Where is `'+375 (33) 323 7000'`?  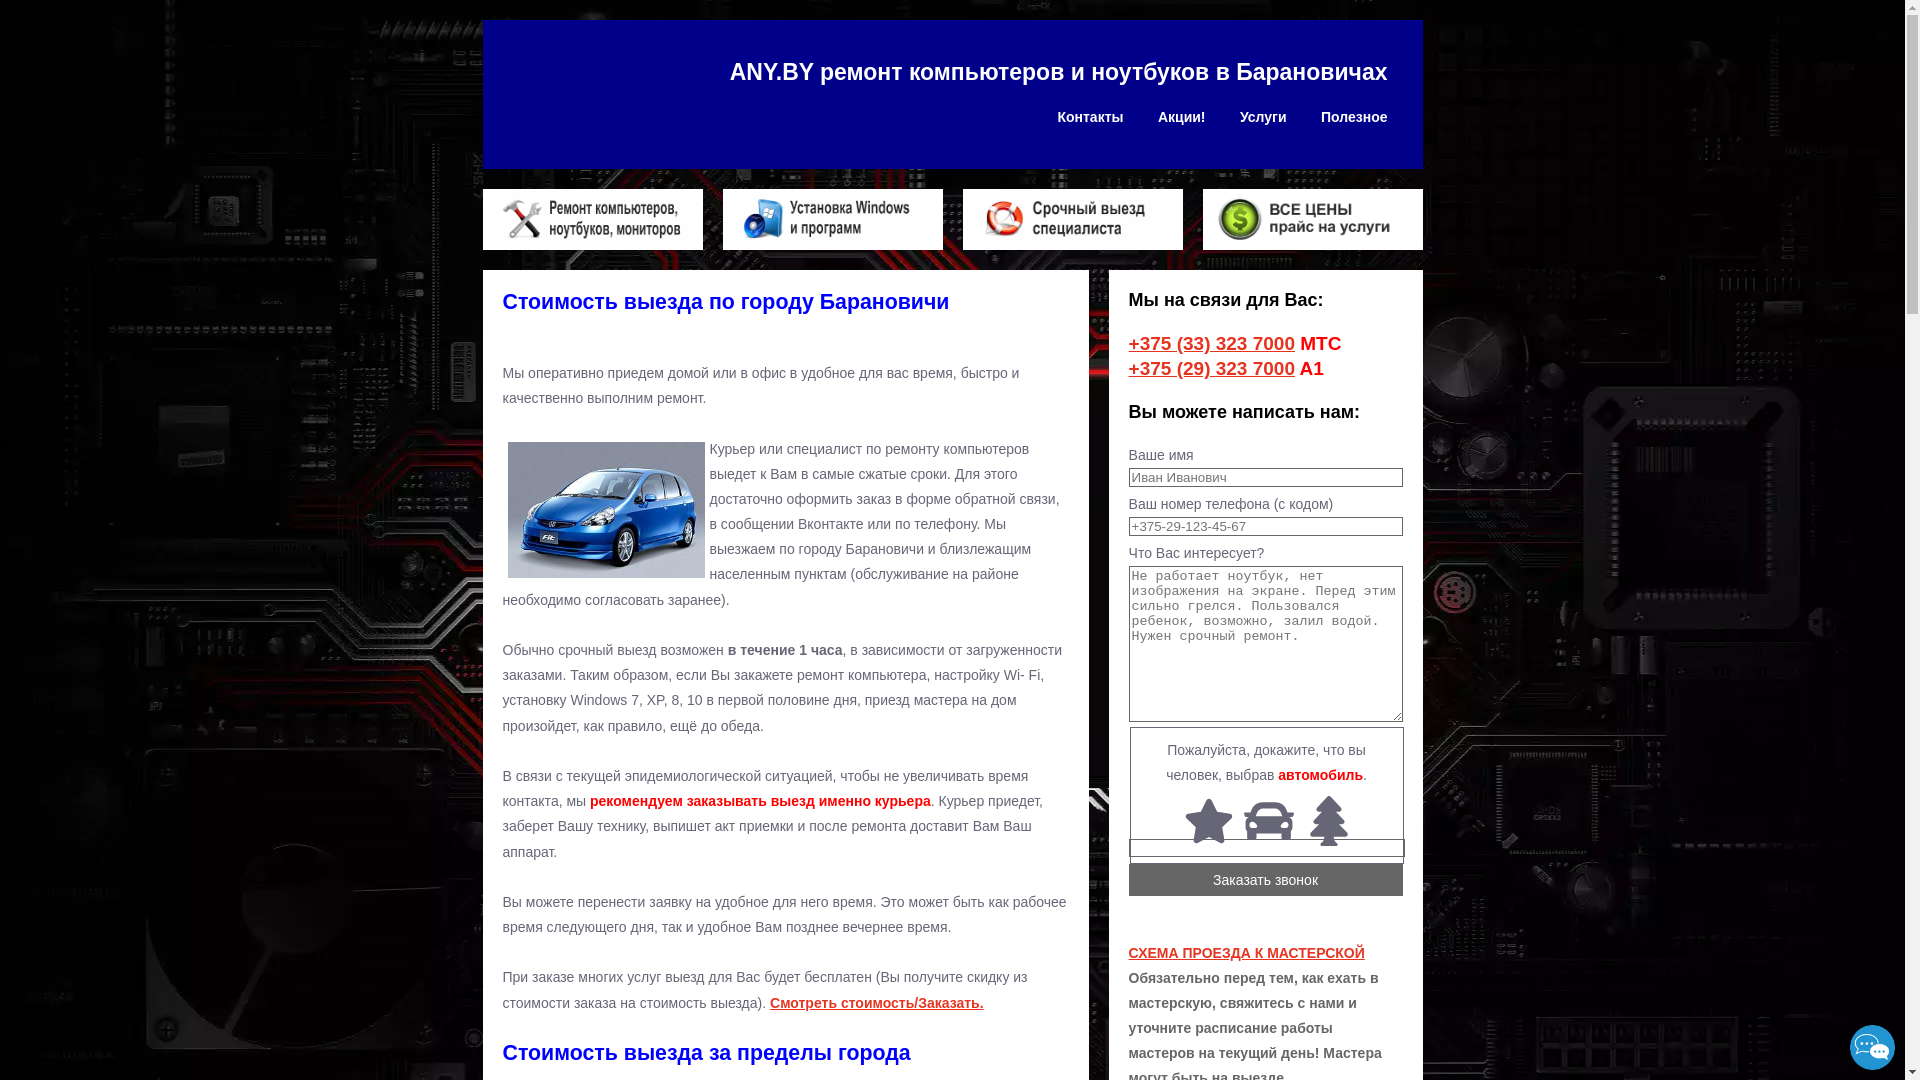
'+375 (33) 323 7000' is located at coordinates (1210, 342).